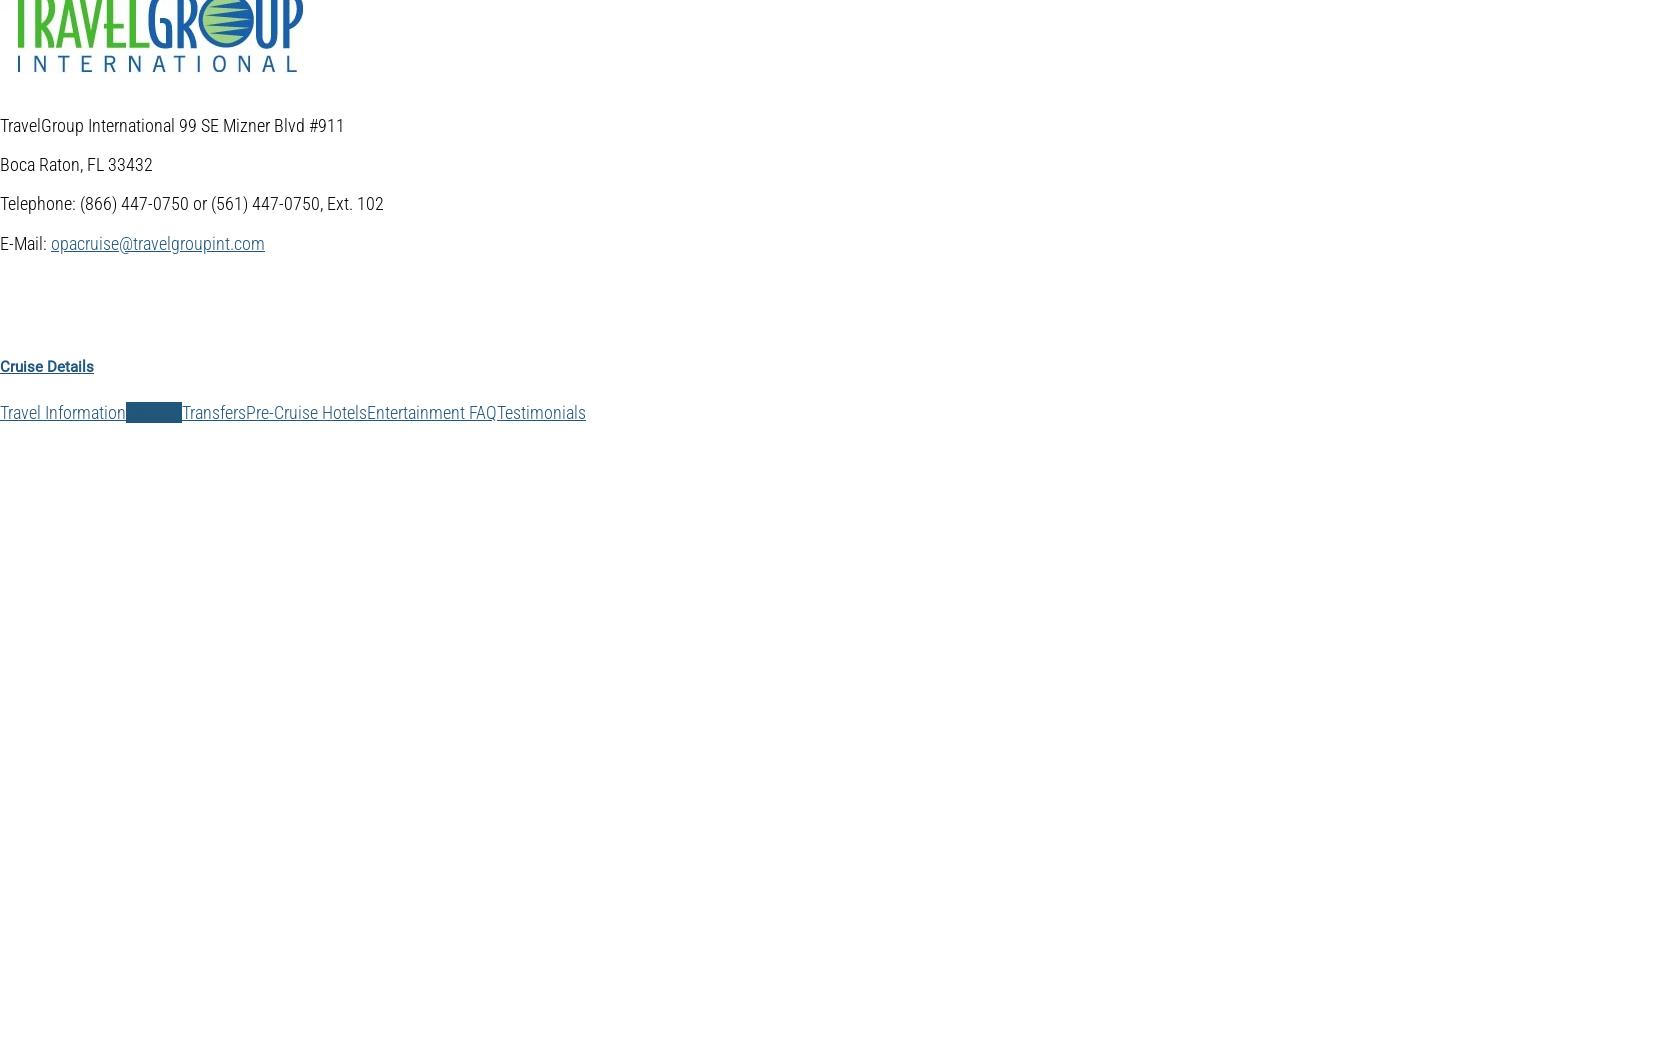 Image resolution: width=1665 pixels, height=1055 pixels. Describe the element at coordinates (128, 829) in the screenshot. I see `'9926 SE 36th Ave. / CR467 Belleview, FL 34420'` at that location.